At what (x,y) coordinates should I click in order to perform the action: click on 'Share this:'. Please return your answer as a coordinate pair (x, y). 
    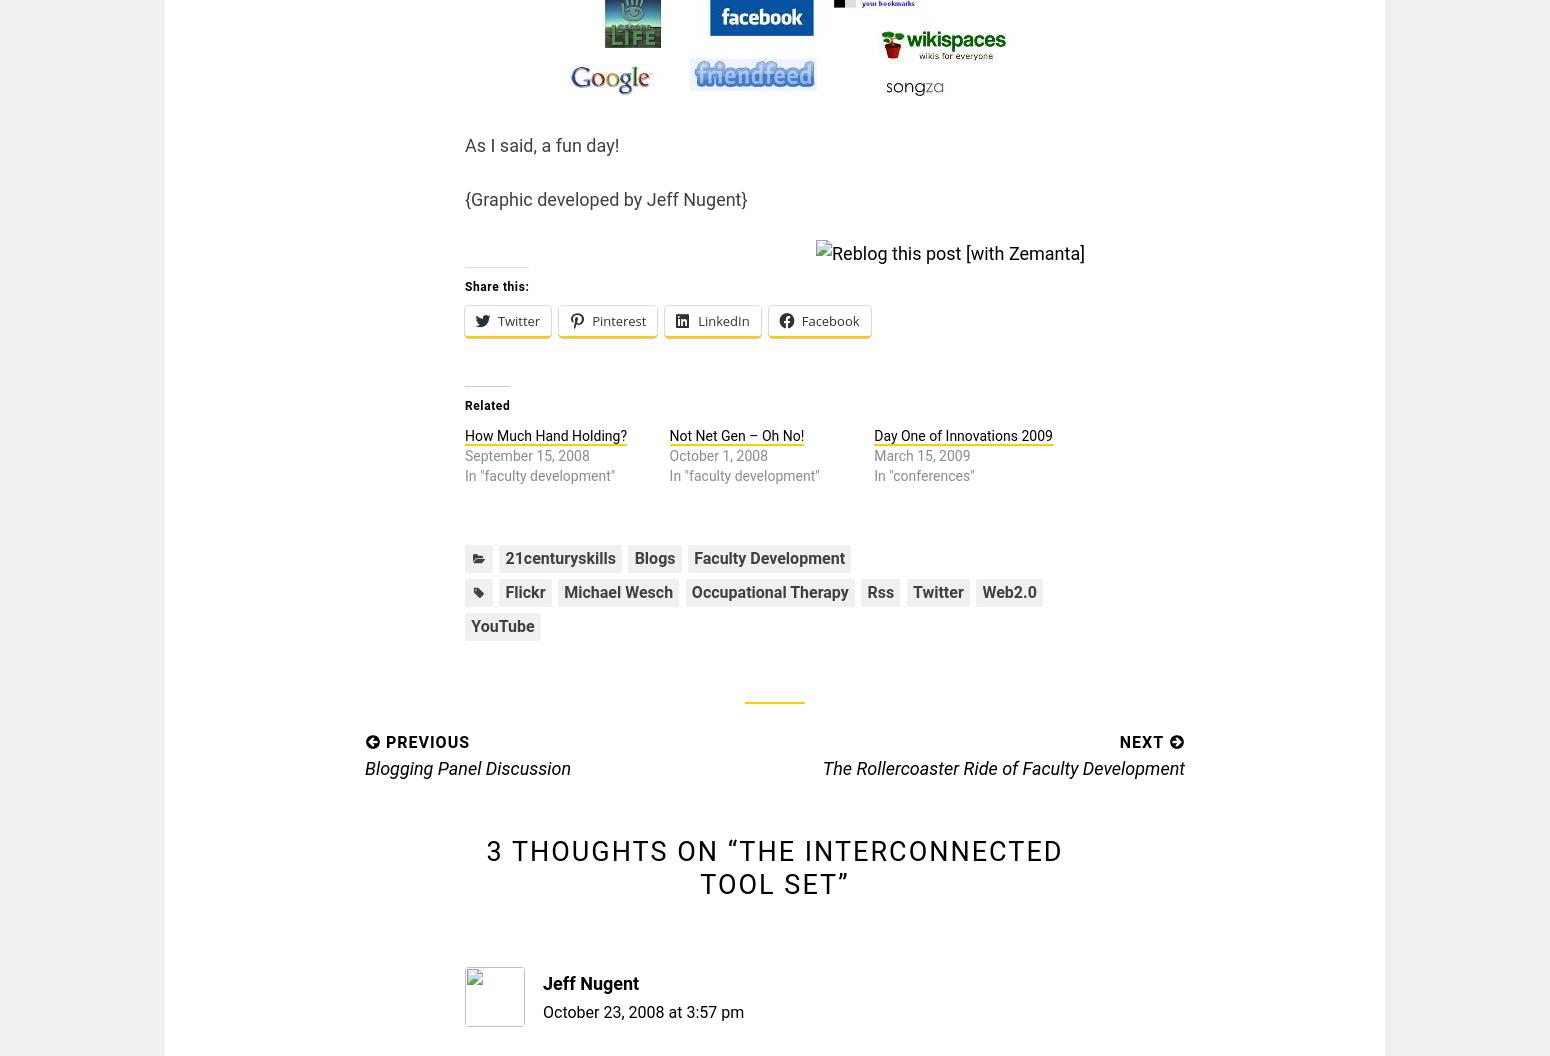
    Looking at the image, I should click on (495, 287).